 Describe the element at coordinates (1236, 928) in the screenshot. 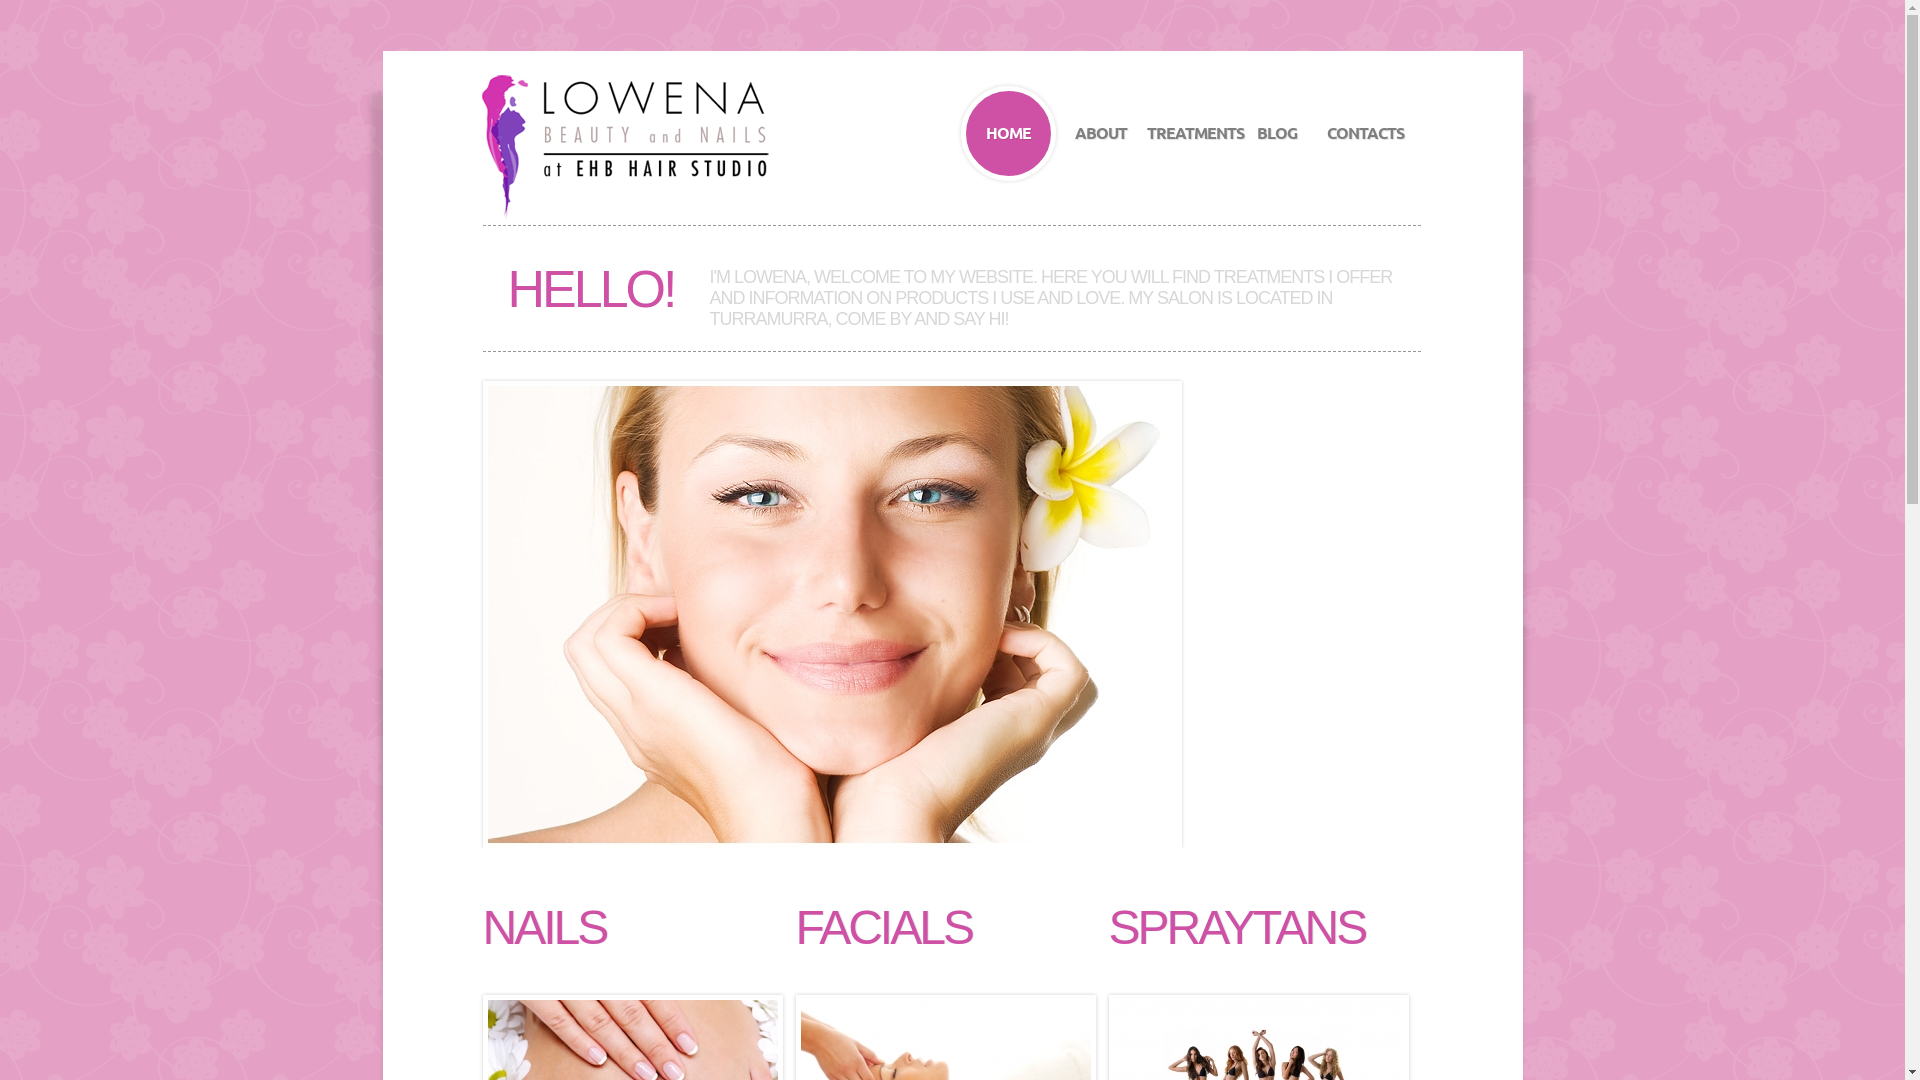

I see `'SPRAYTANS'` at that location.